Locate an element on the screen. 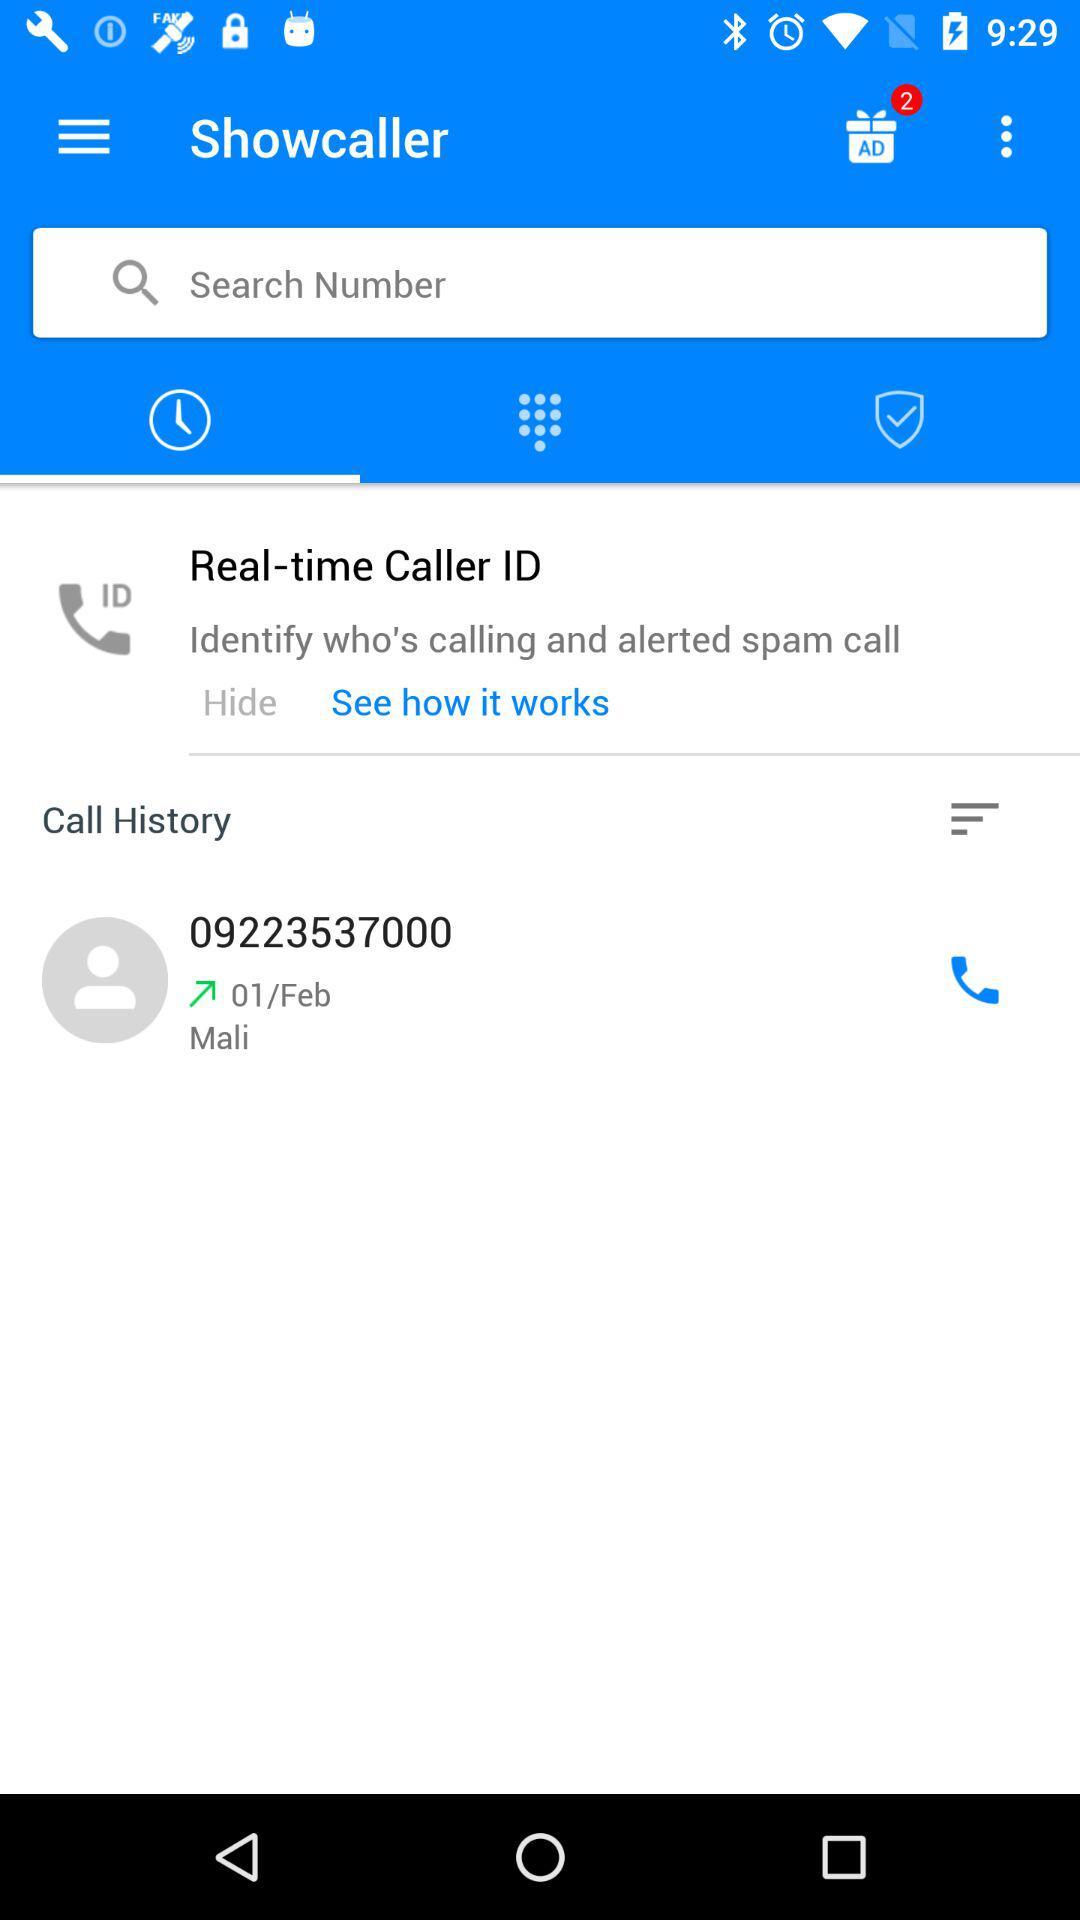 This screenshot has width=1080, height=1920. the see how it item is located at coordinates (470, 701).